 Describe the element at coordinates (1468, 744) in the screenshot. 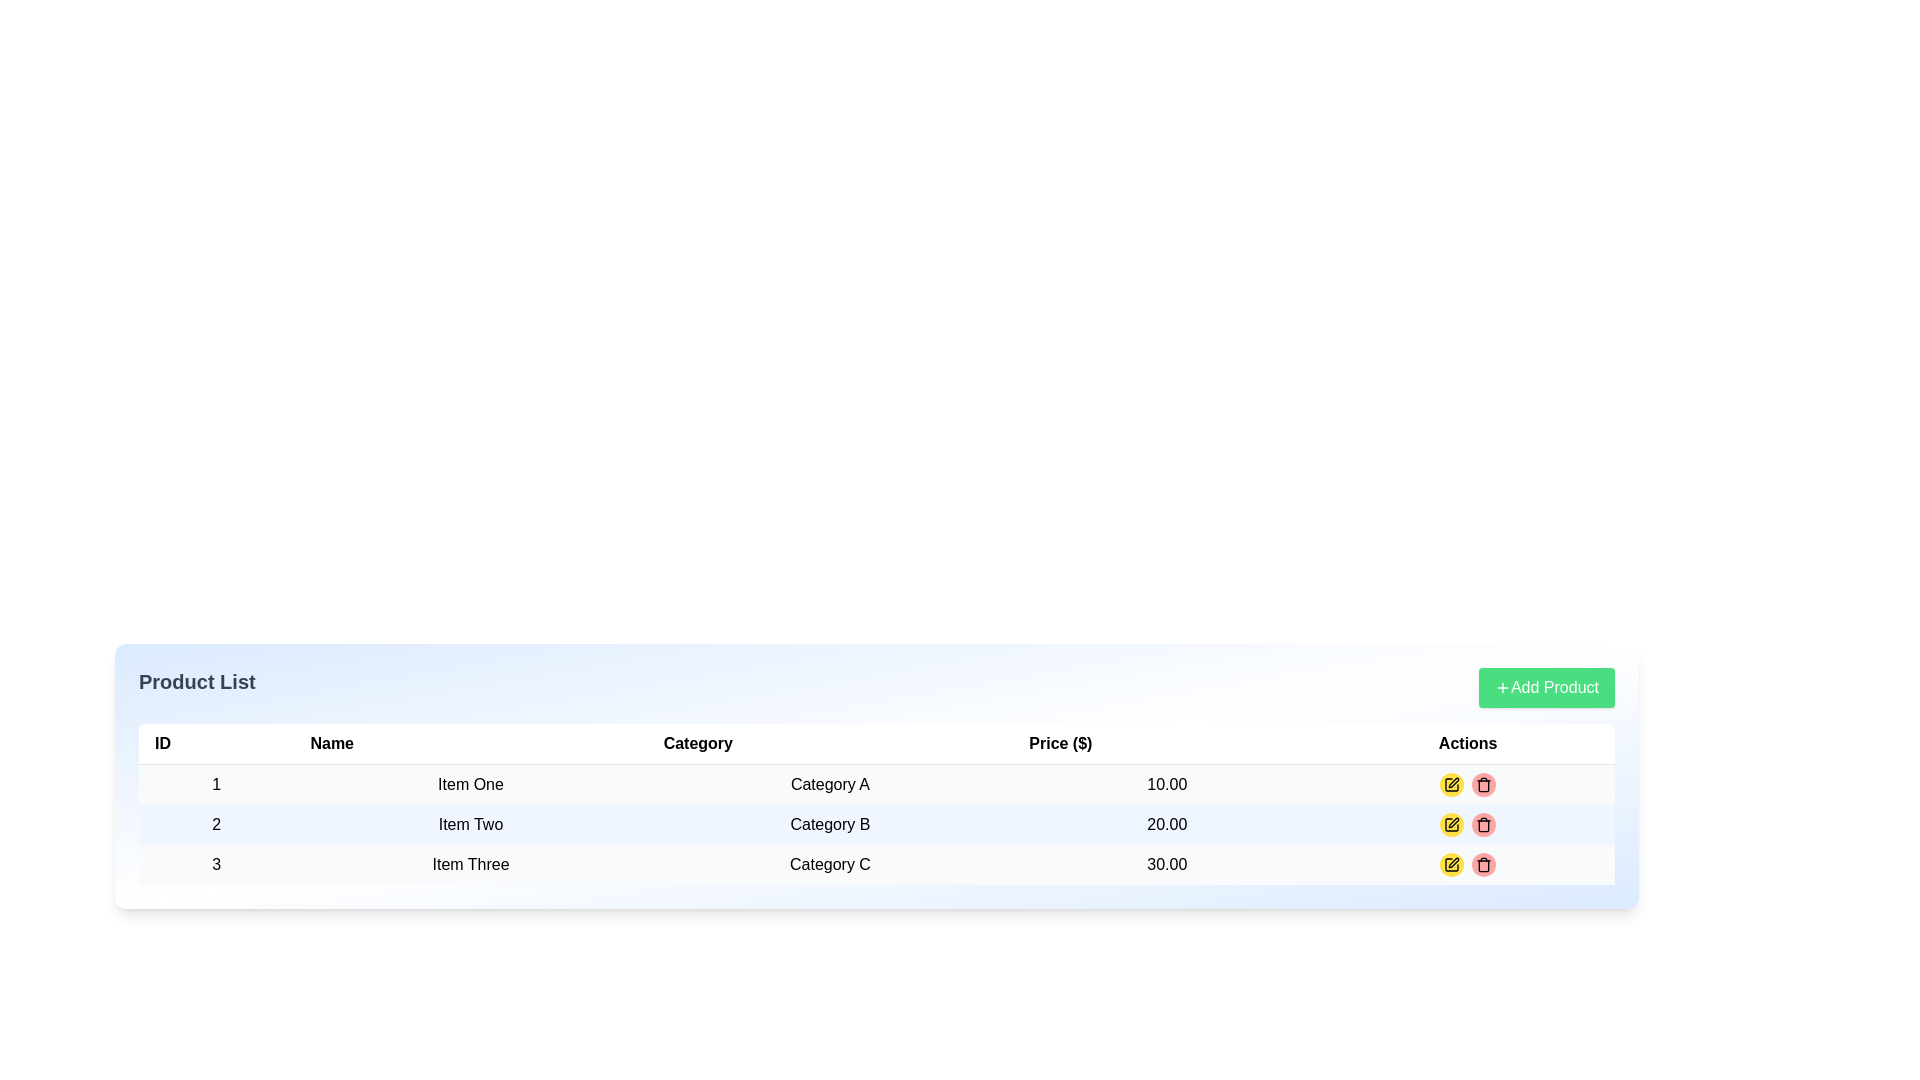

I see `the 'Actions' column header, which is the last header in the table with bold text and a neutral background` at that location.